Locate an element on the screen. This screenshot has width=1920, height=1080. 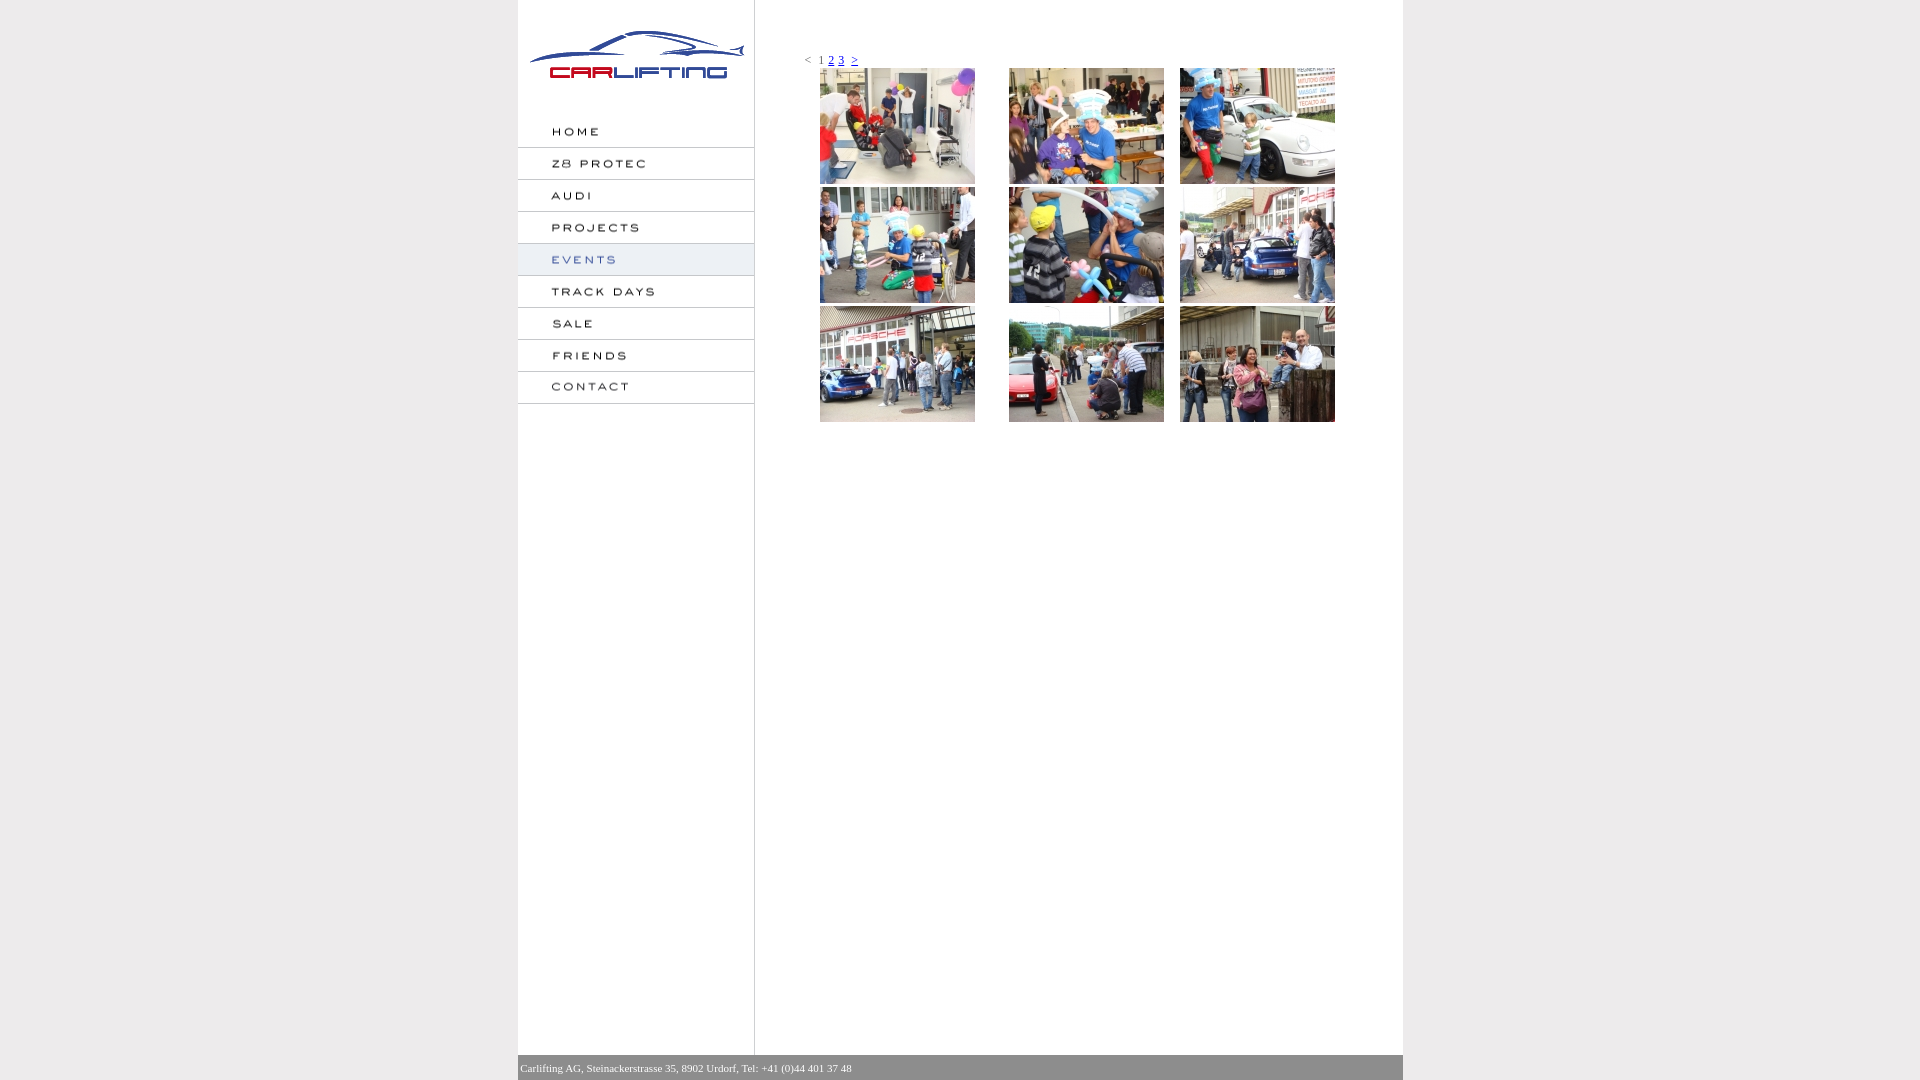
'3' is located at coordinates (840, 59).